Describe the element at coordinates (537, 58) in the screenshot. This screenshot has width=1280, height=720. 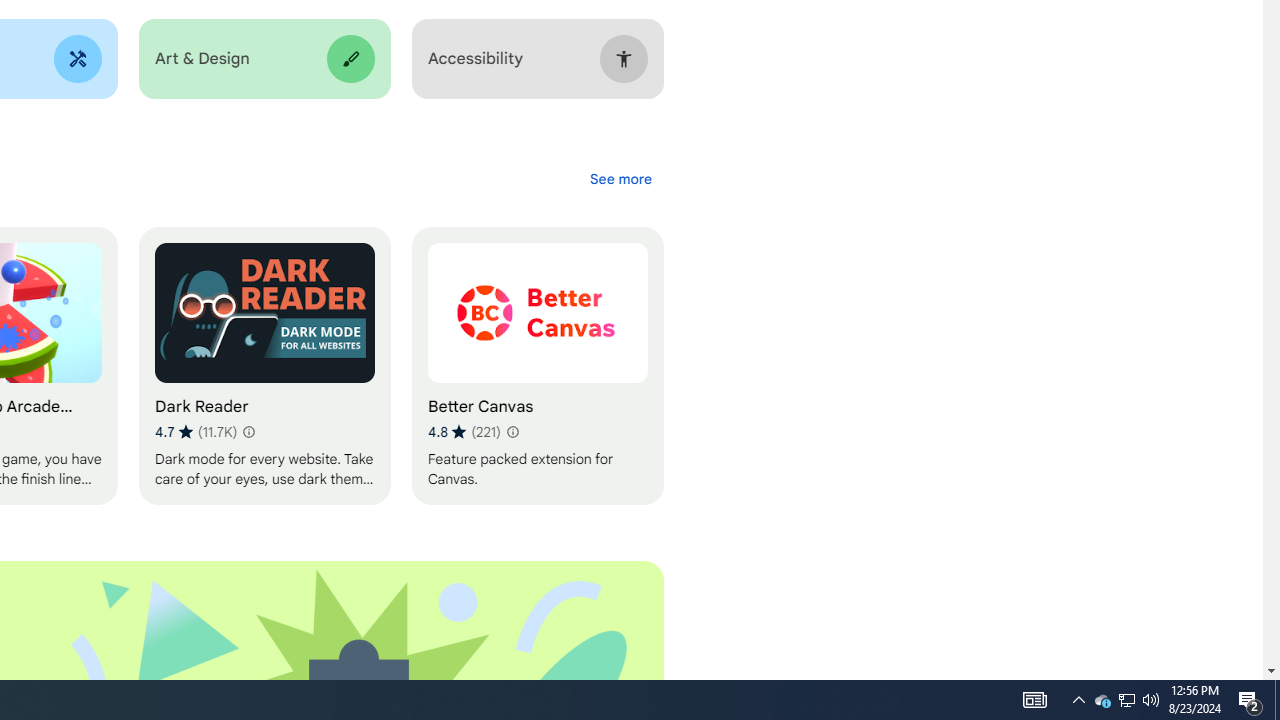
I see `'Accessibility'` at that location.